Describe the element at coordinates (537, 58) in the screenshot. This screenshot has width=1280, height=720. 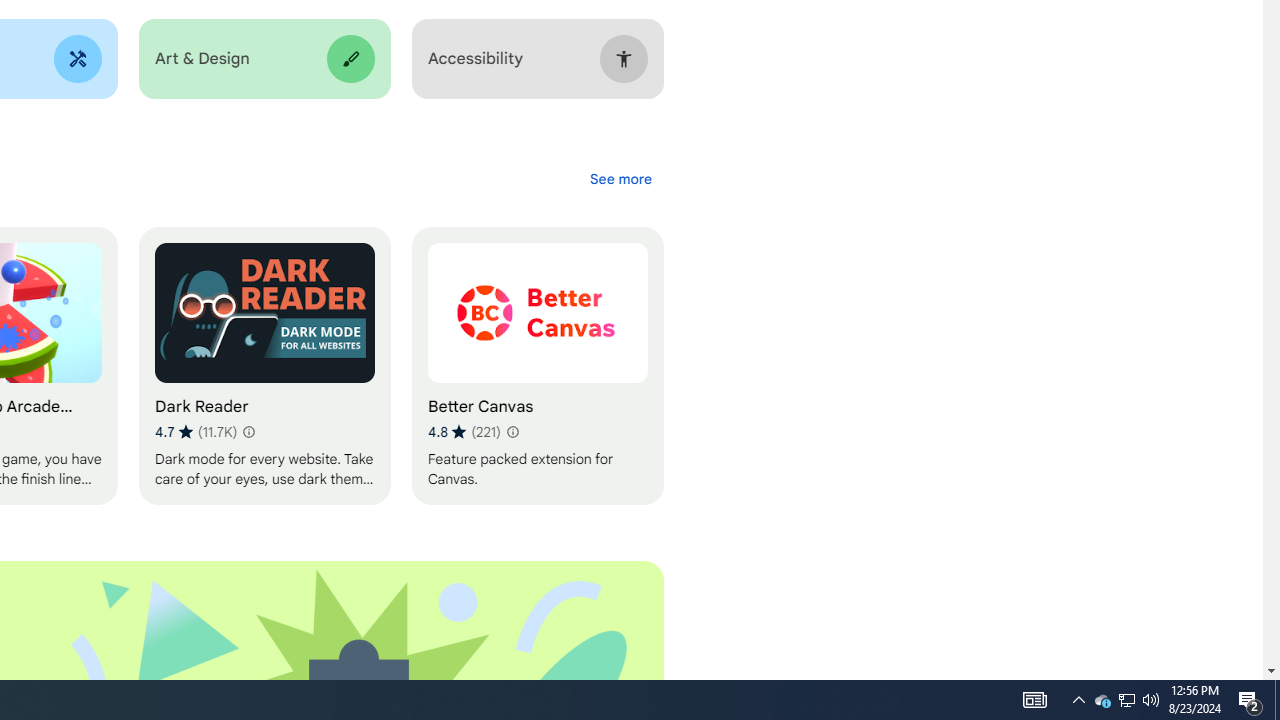
I see `'Accessibility'` at that location.